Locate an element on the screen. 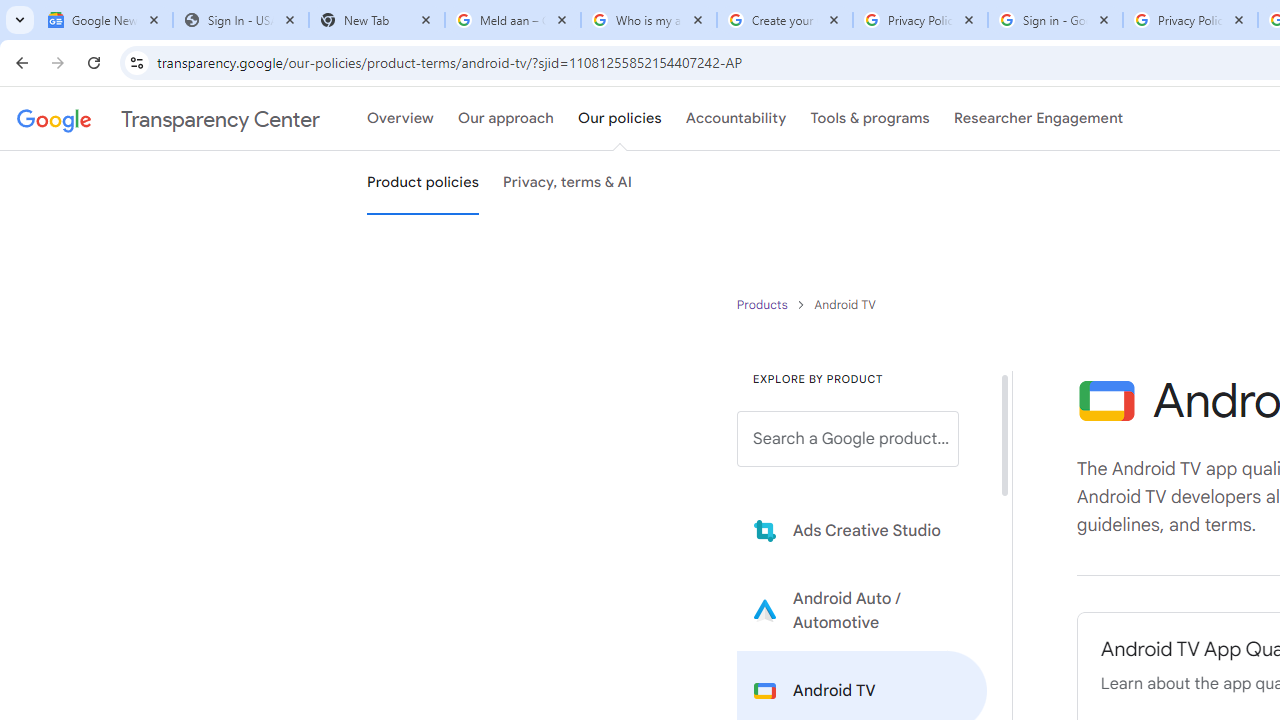  'Privacy, terms & AI' is located at coordinates (567, 183).